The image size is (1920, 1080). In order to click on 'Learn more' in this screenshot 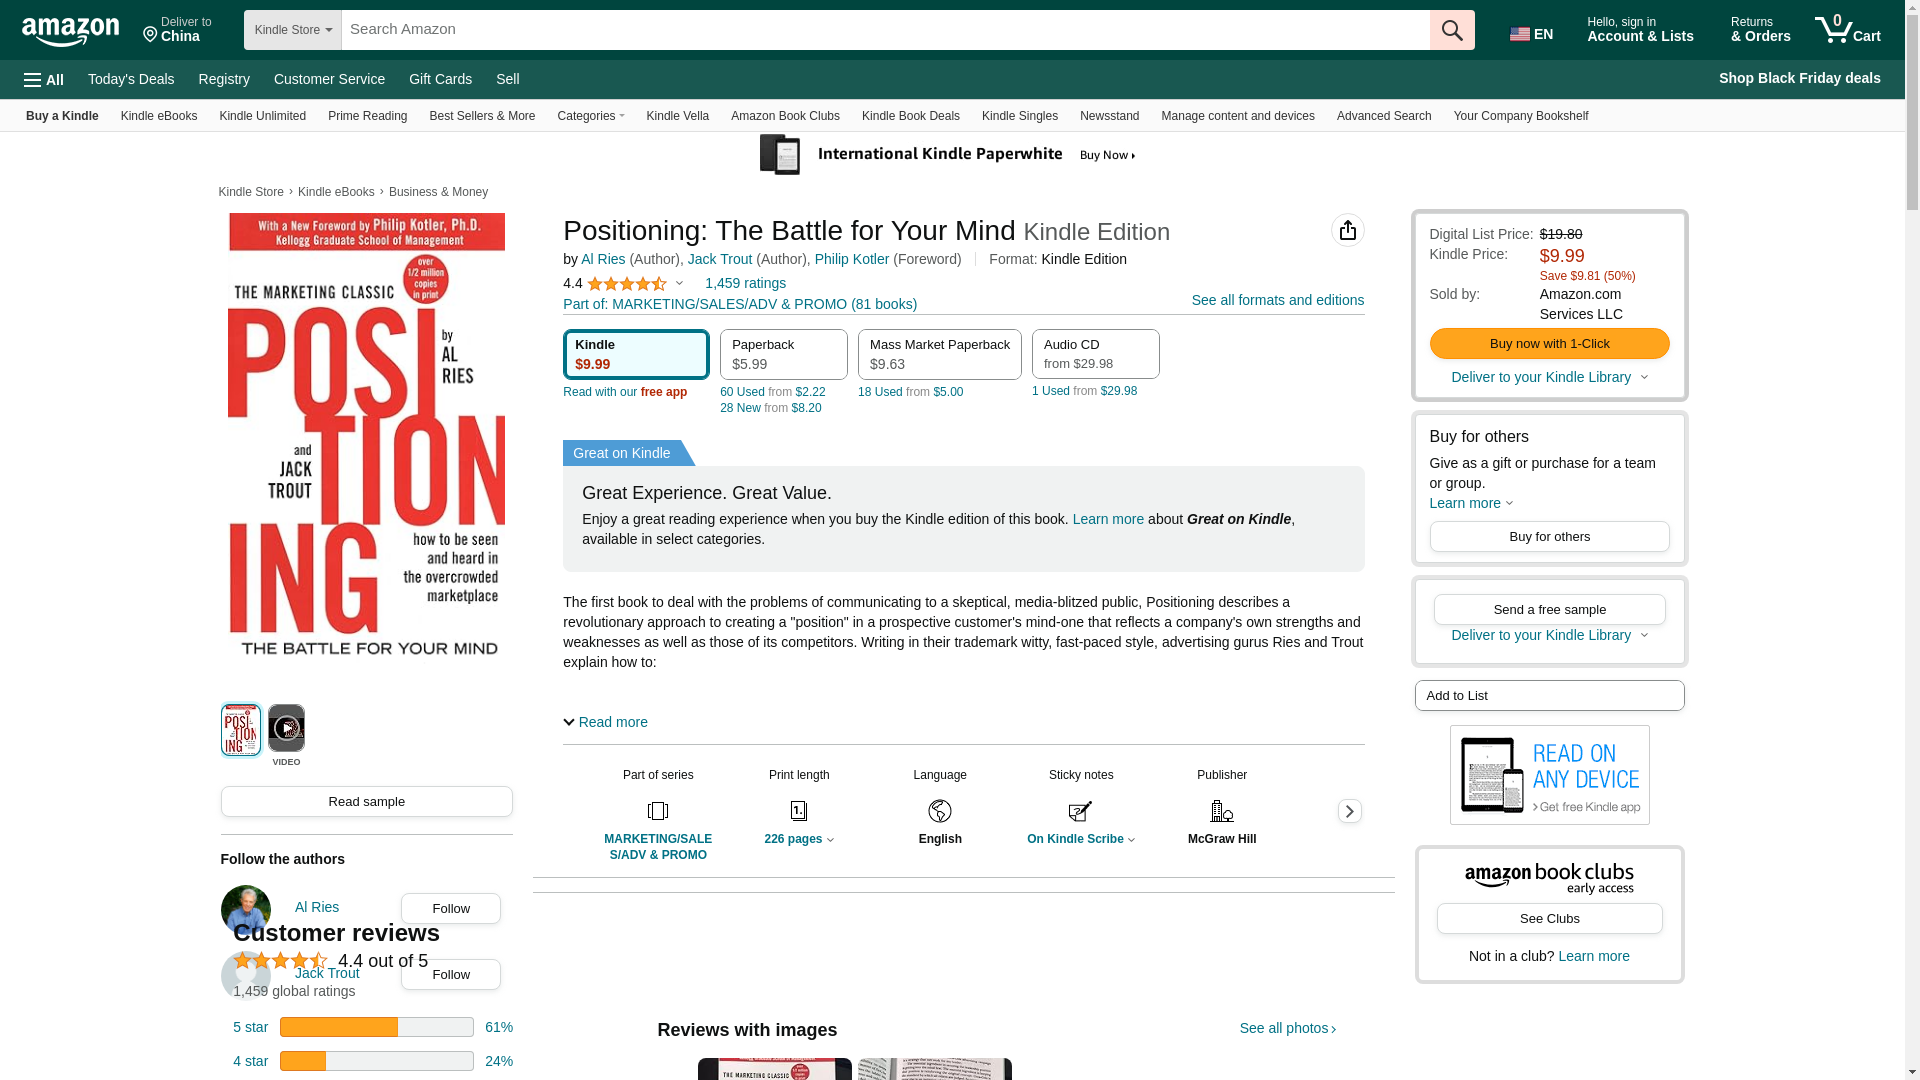, I will do `click(1472, 501)`.